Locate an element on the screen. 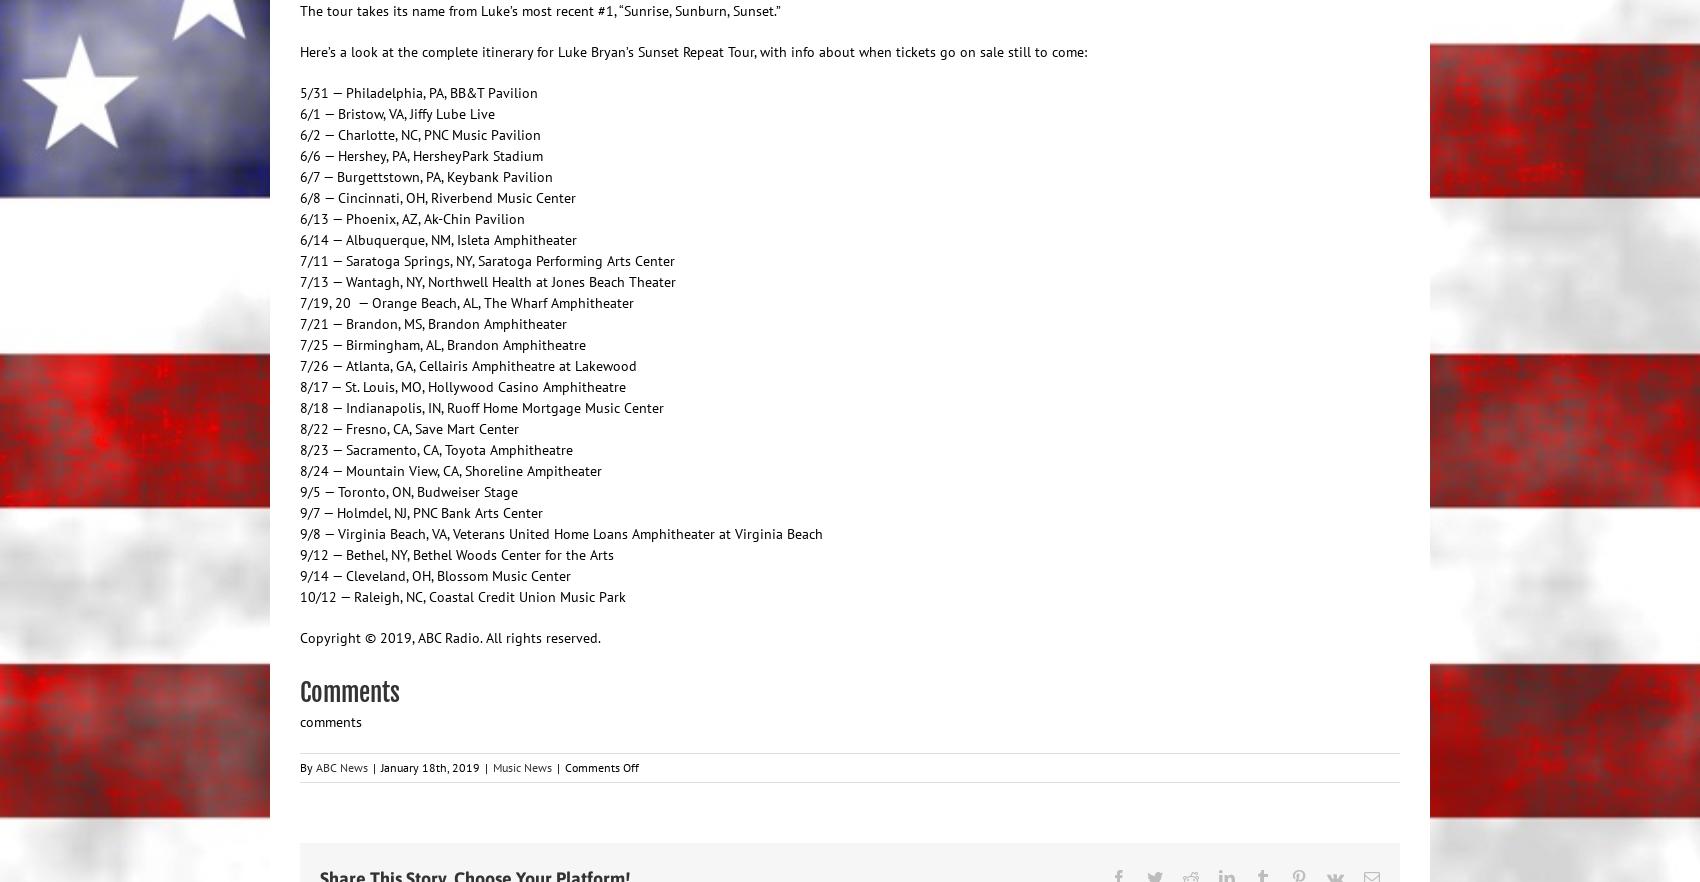  '9/7 — Holmdel, NJ, PNC Bank Arts Center' is located at coordinates (420, 512).